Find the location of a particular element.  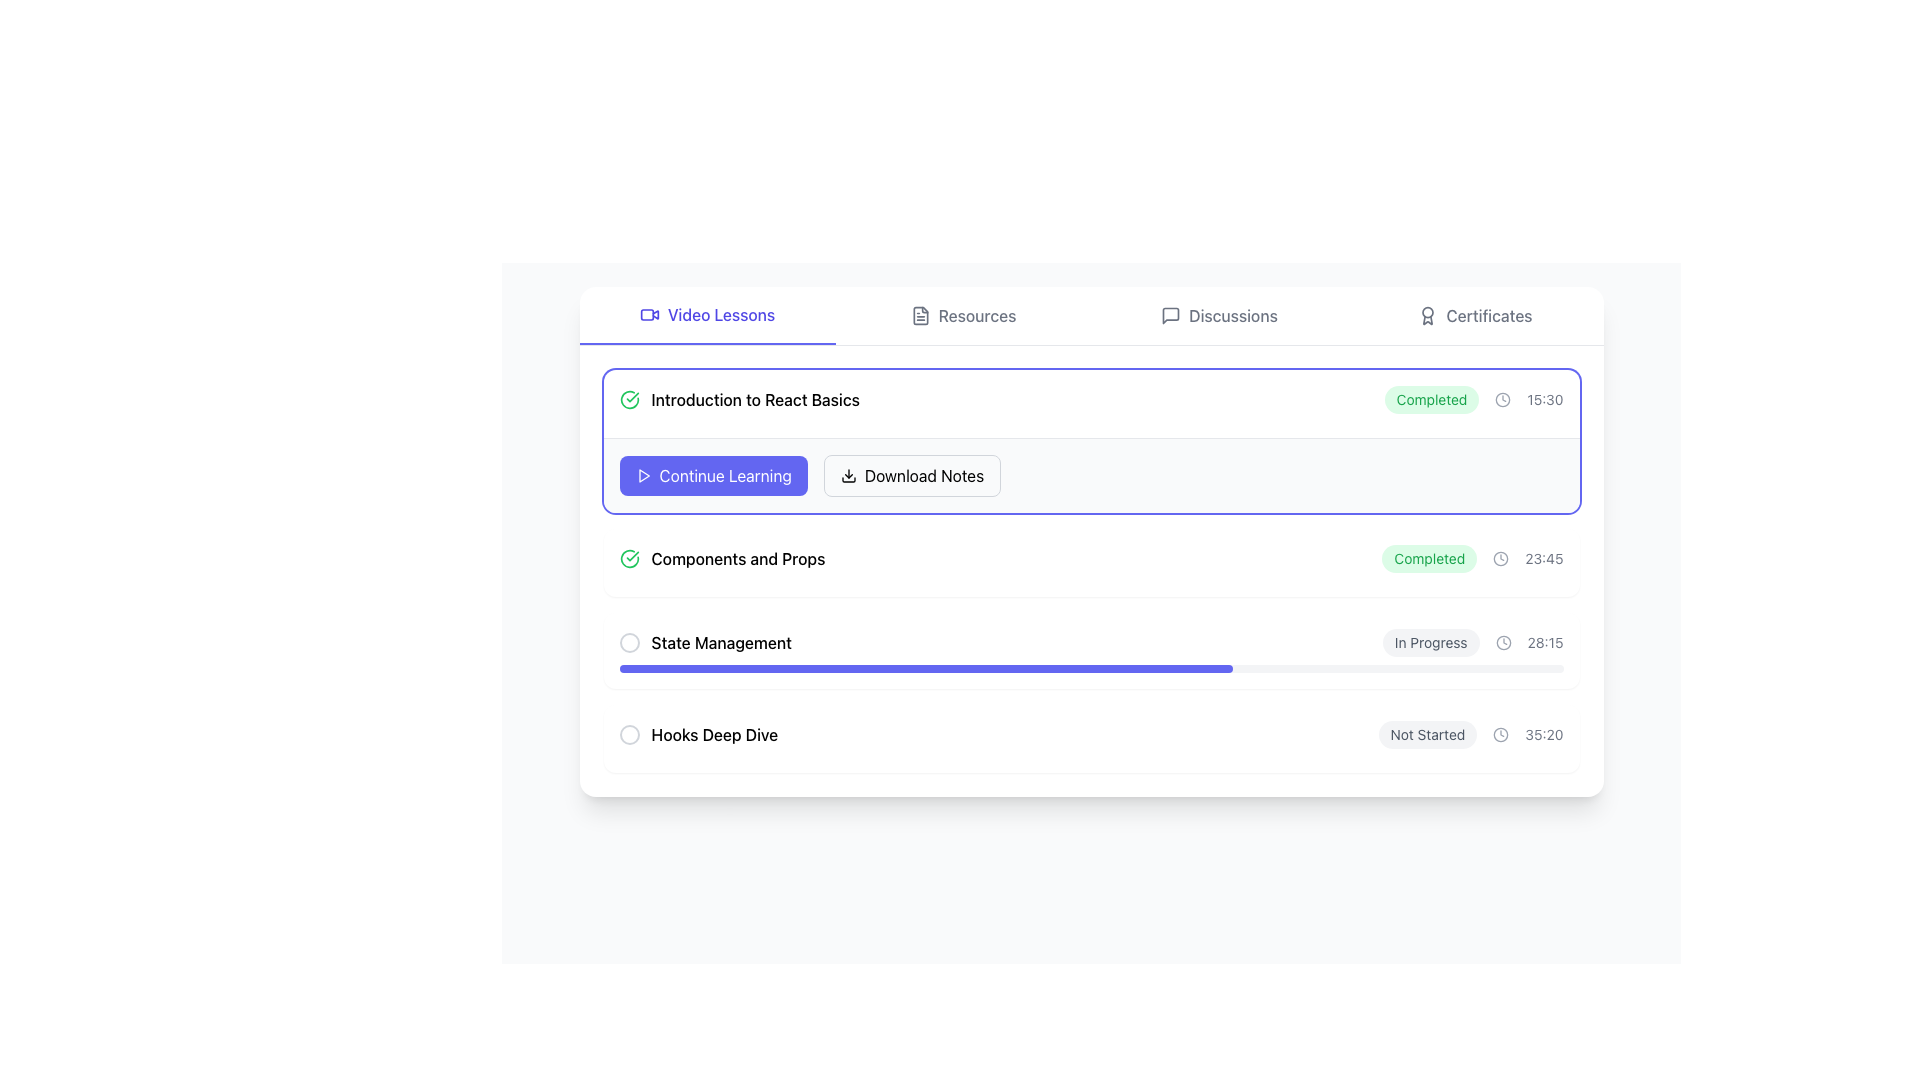

the circular element at a specified angle 172 (in degrees) from the positive x-axis is located at coordinates (1509, 740).